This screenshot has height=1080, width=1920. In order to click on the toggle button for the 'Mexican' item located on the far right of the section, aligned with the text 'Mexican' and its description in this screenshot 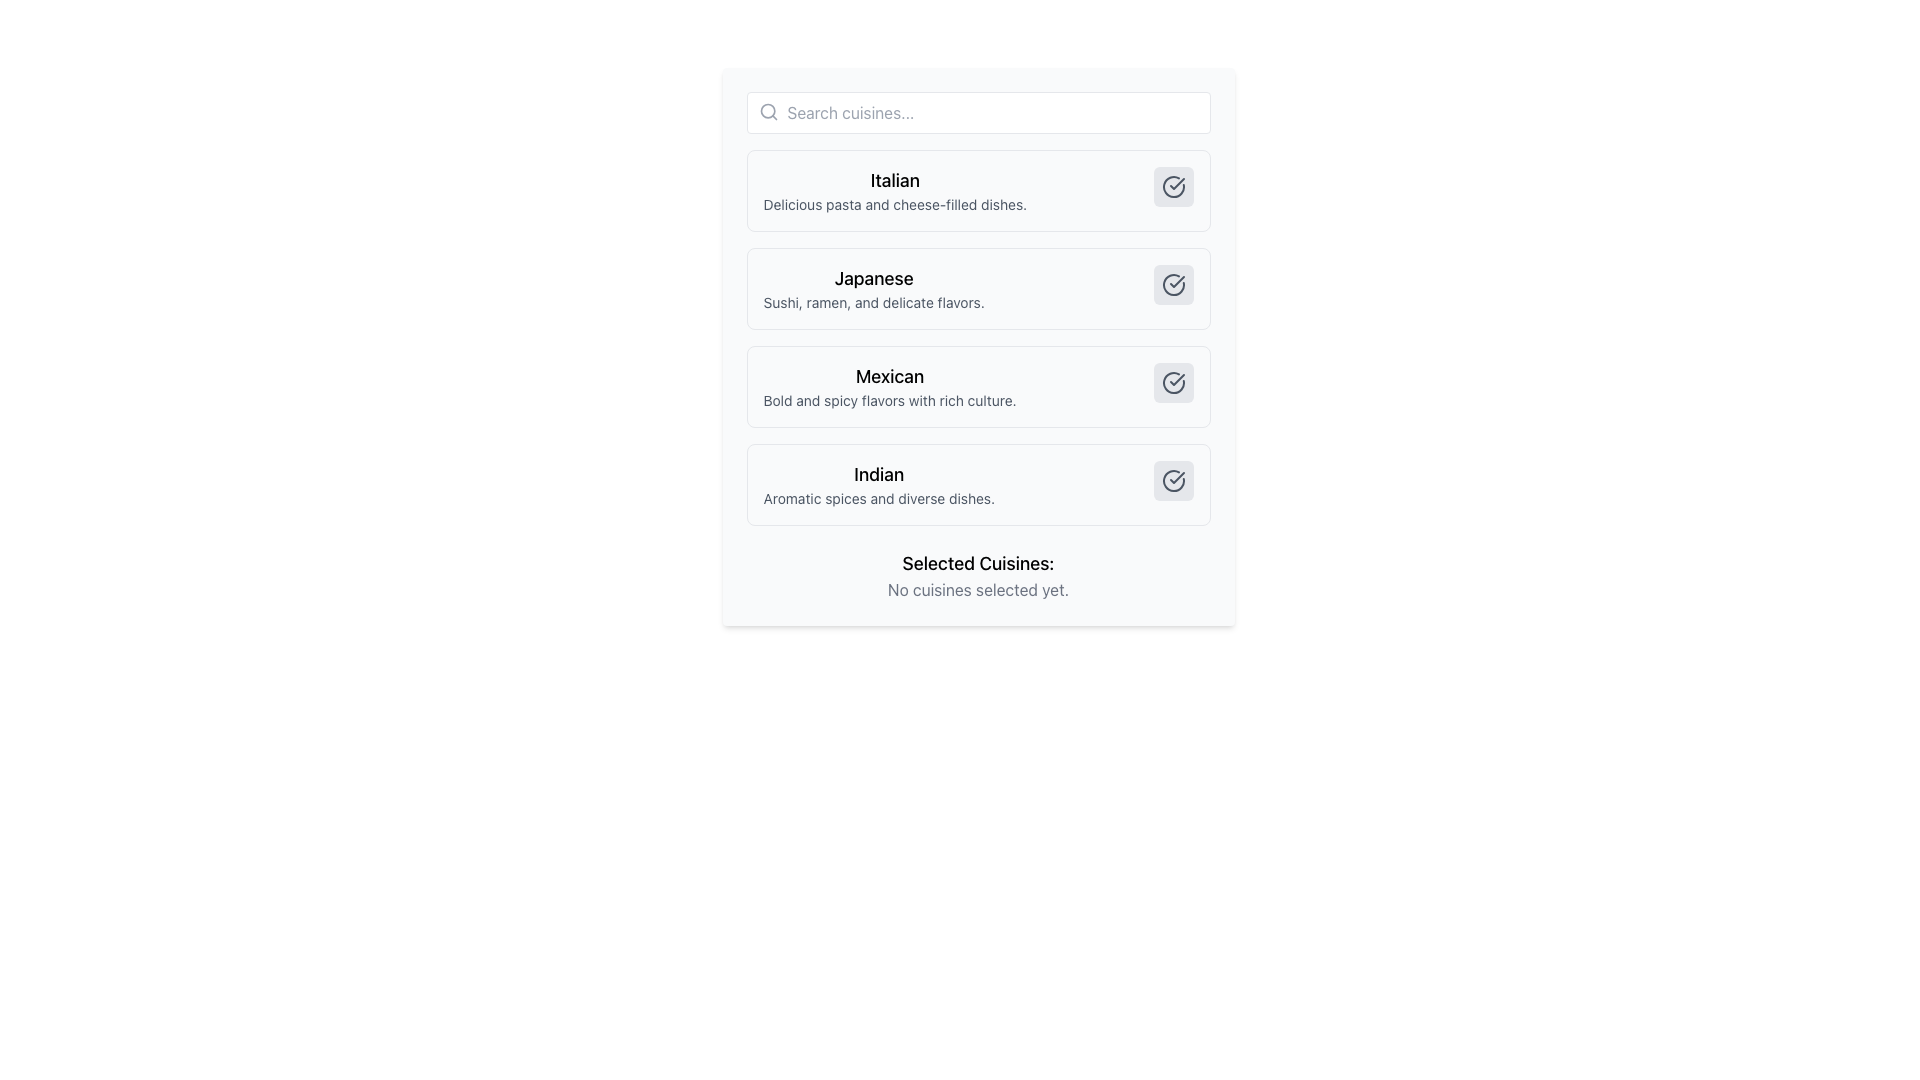, I will do `click(1173, 382)`.